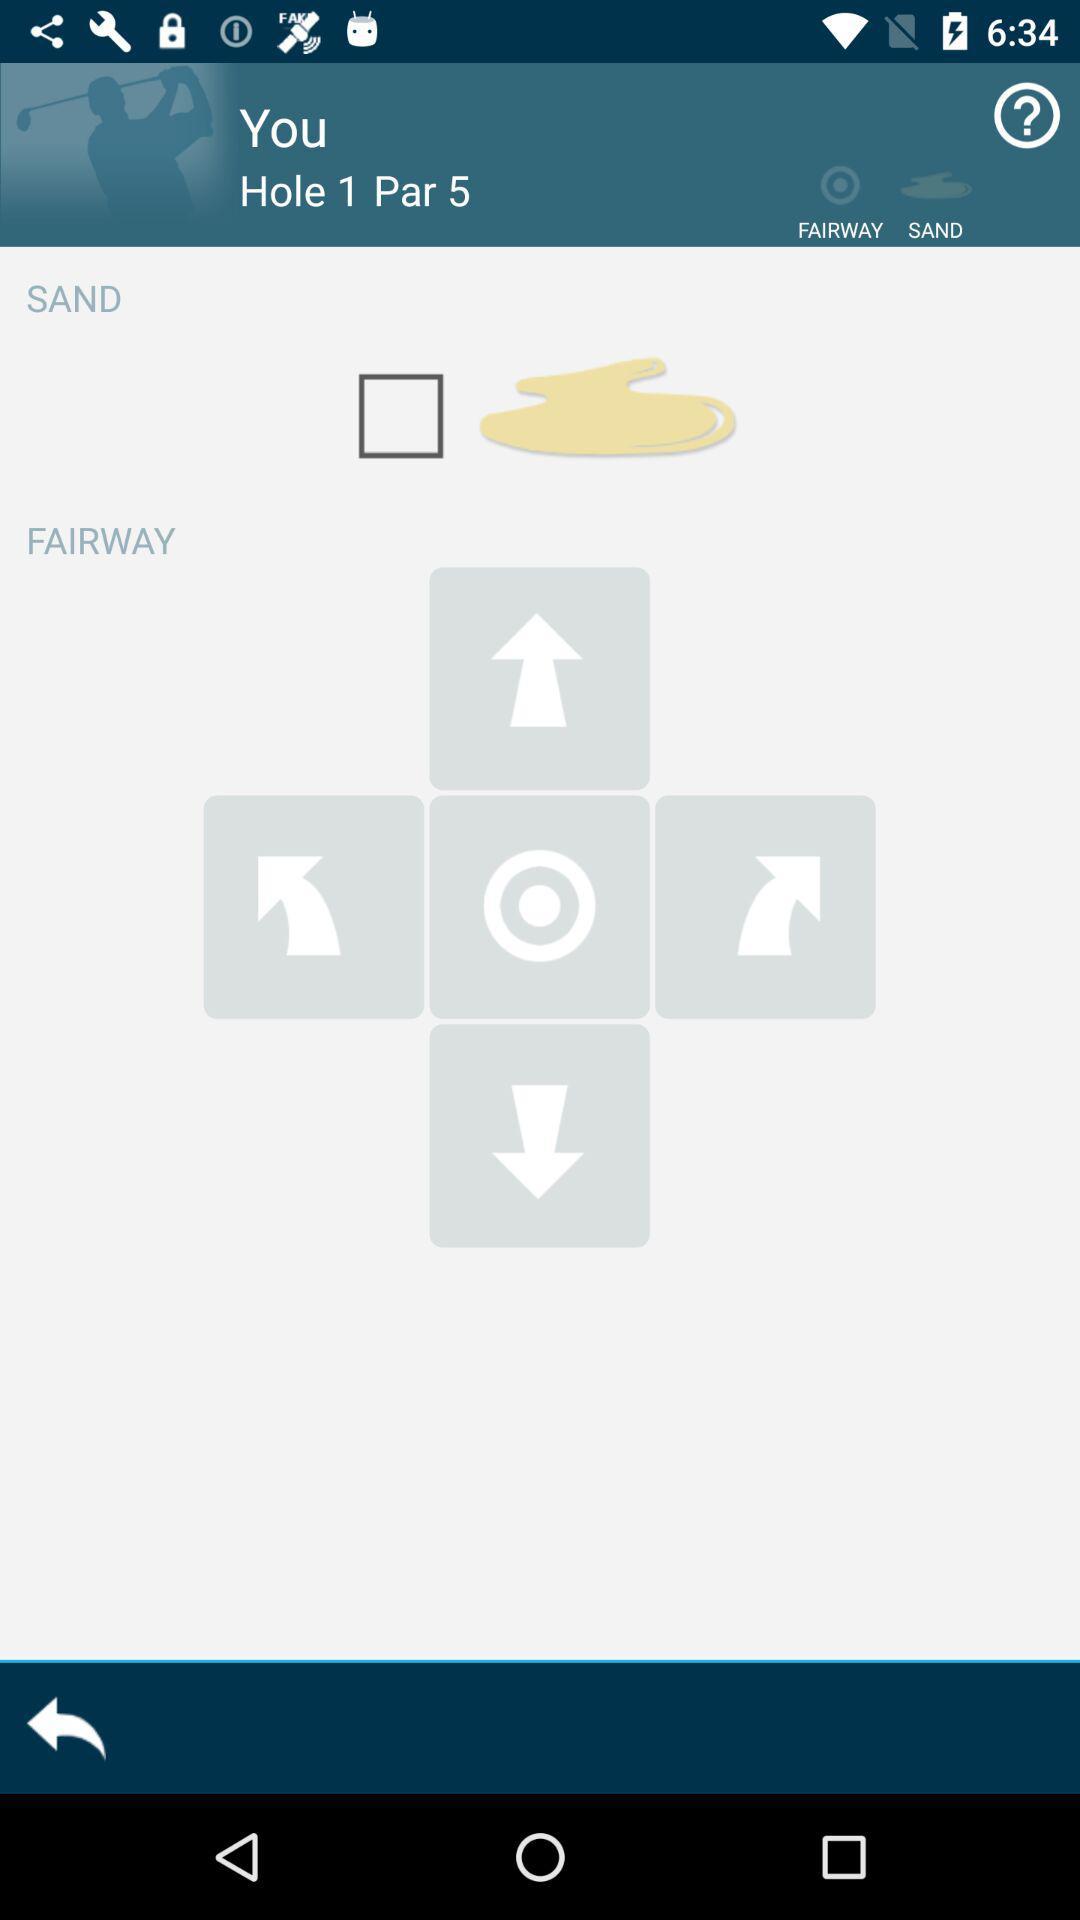 This screenshot has height=1920, width=1080. Describe the element at coordinates (1027, 114) in the screenshot. I see `help` at that location.